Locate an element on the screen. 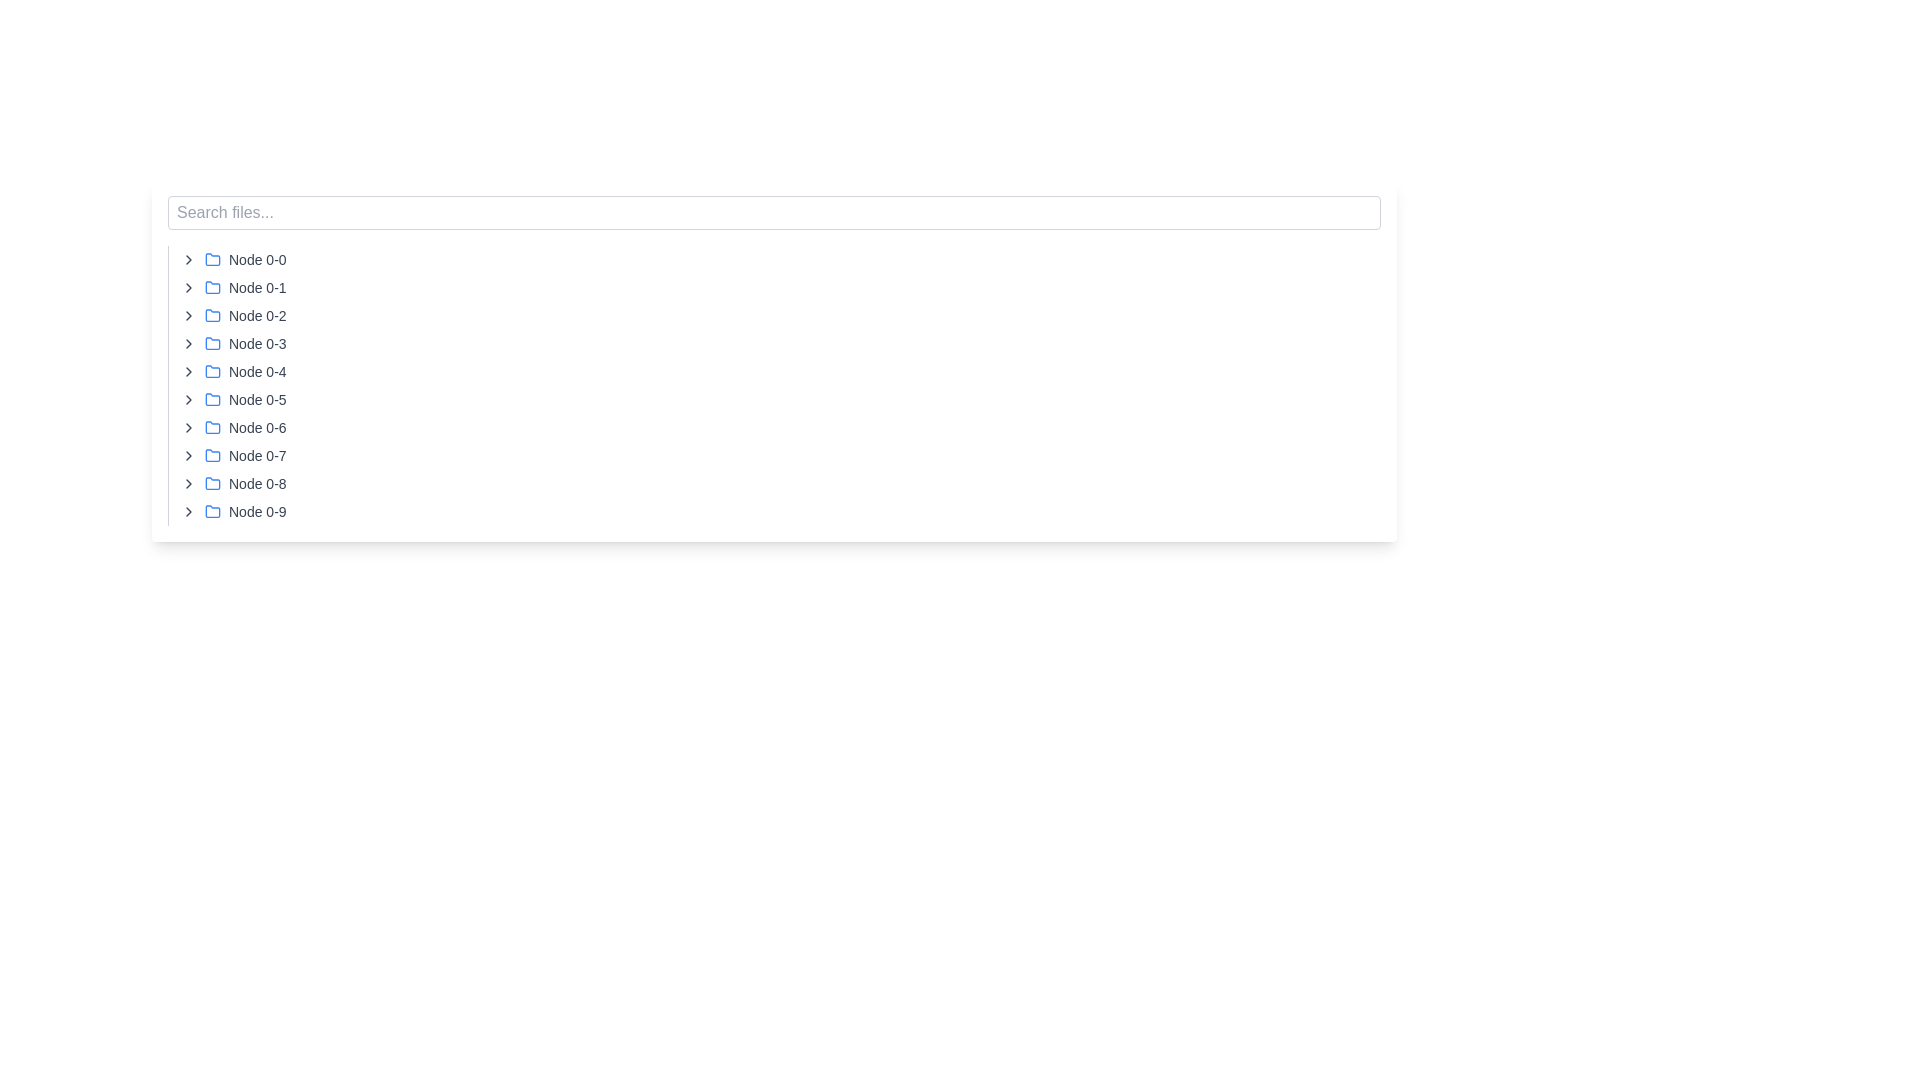  the label displaying 'Node 0-8' is located at coordinates (256, 483).